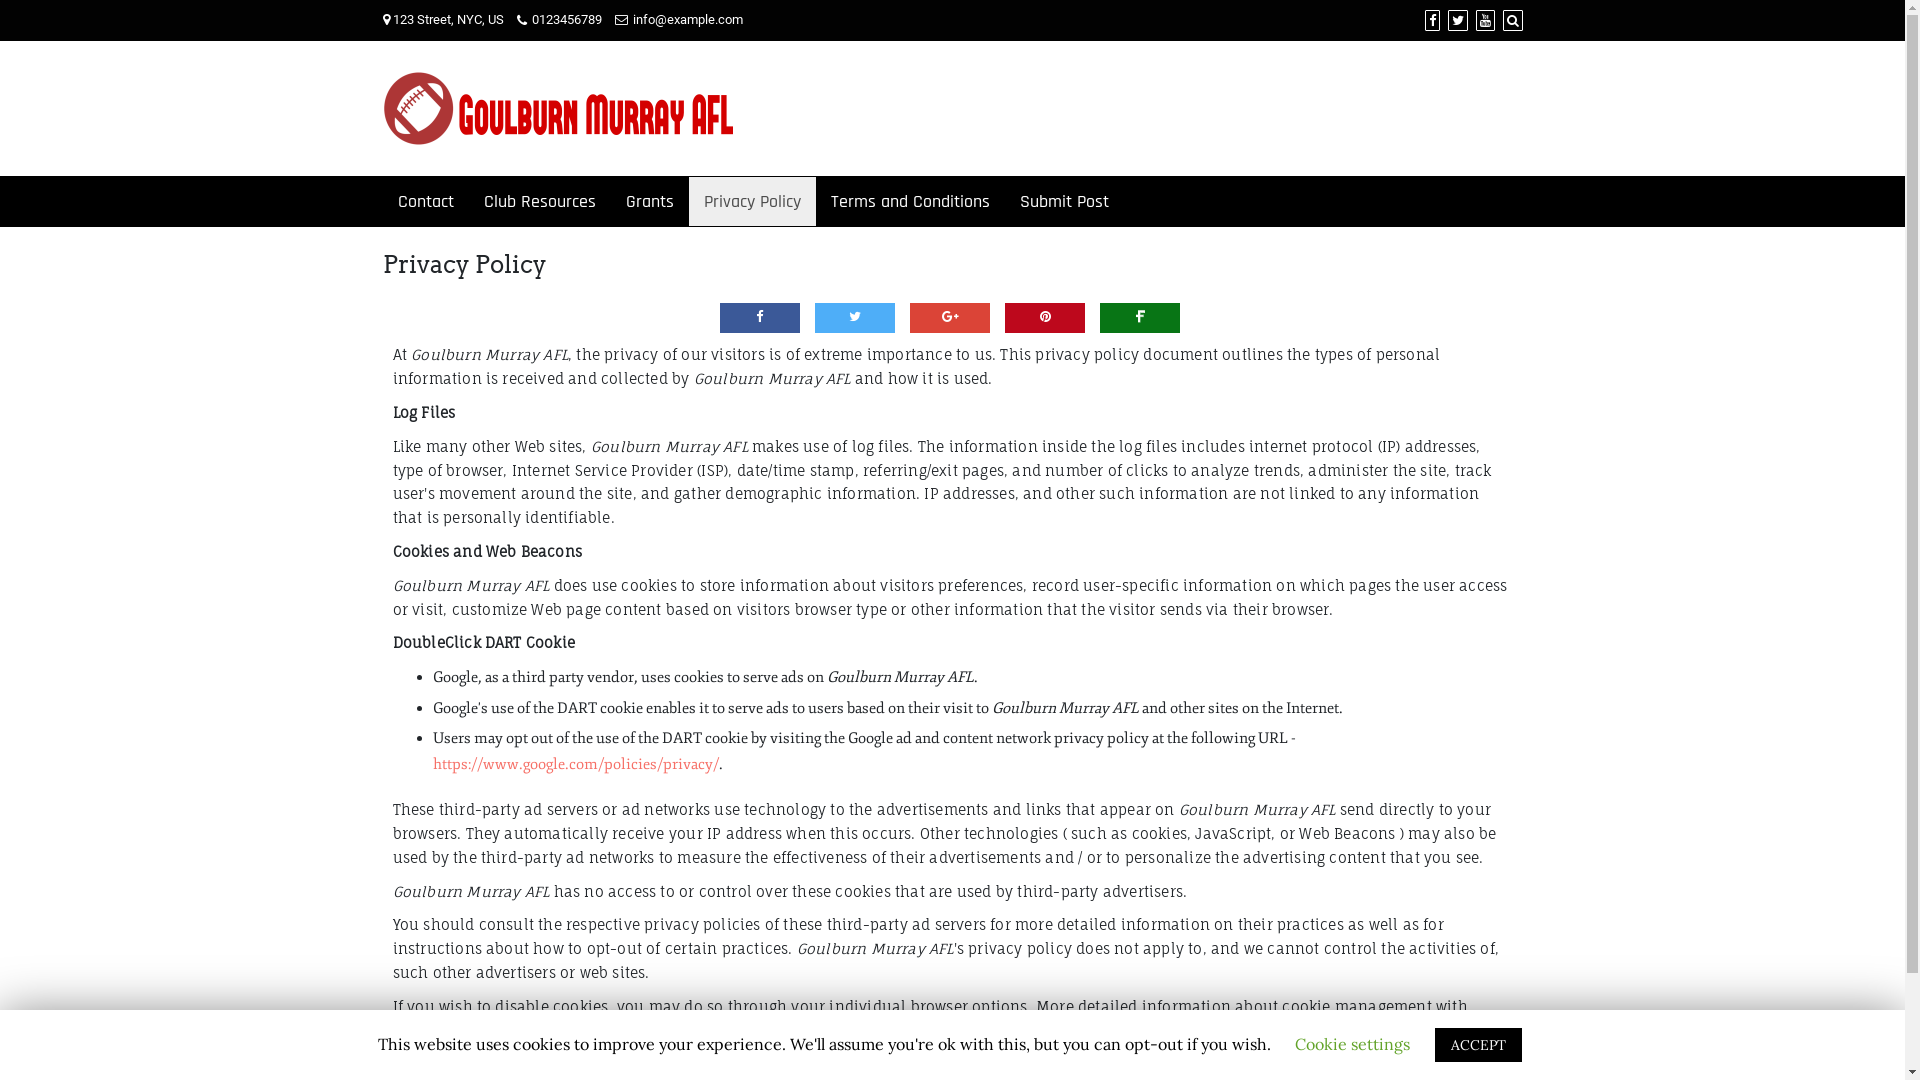 The image size is (1920, 1080). What do you see at coordinates (424, 201) in the screenshot?
I see `'Contact'` at bounding box center [424, 201].